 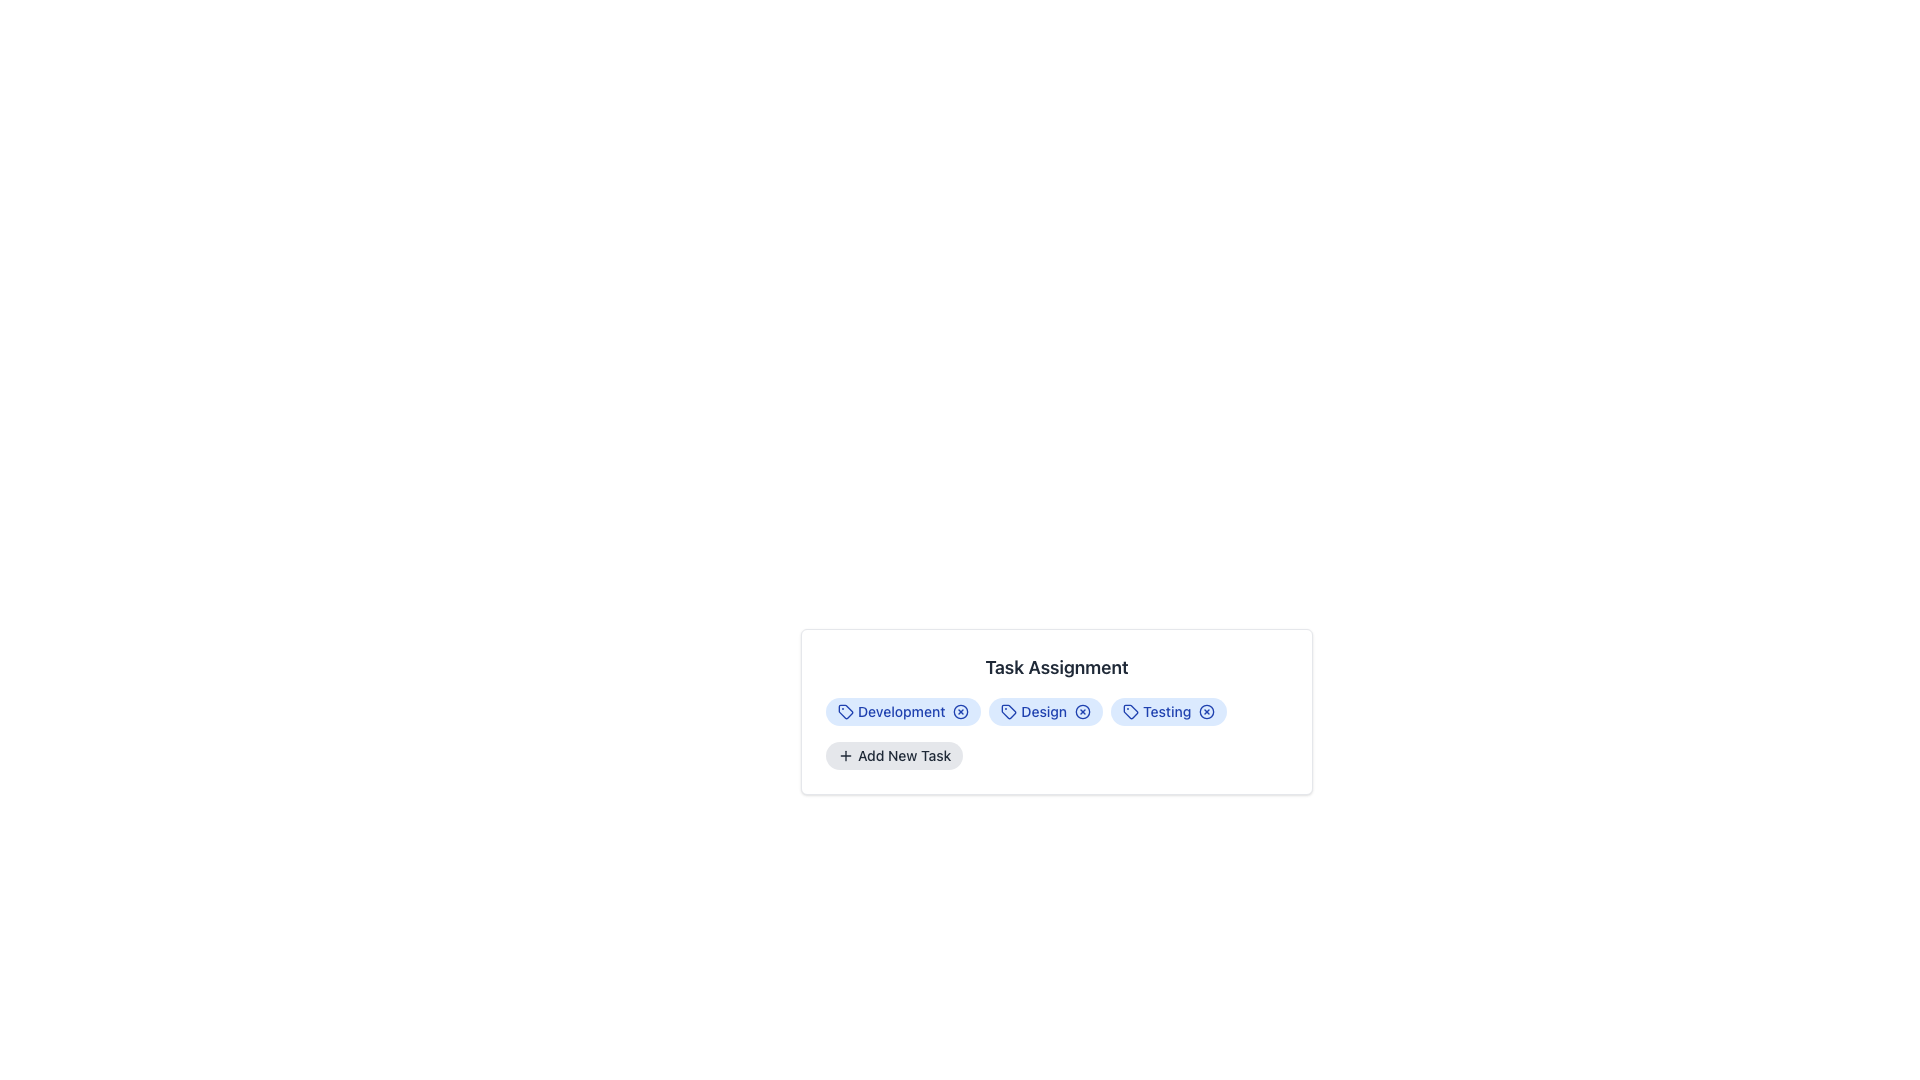 What do you see at coordinates (1055, 667) in the screenshot?
I see `the textual header reading 'Task Assignment', which is styled in a large, bold, dark gray font and located at the upper part of a box containing task tags and an 'Add New Task' button` at bounding box center [1055, 667].